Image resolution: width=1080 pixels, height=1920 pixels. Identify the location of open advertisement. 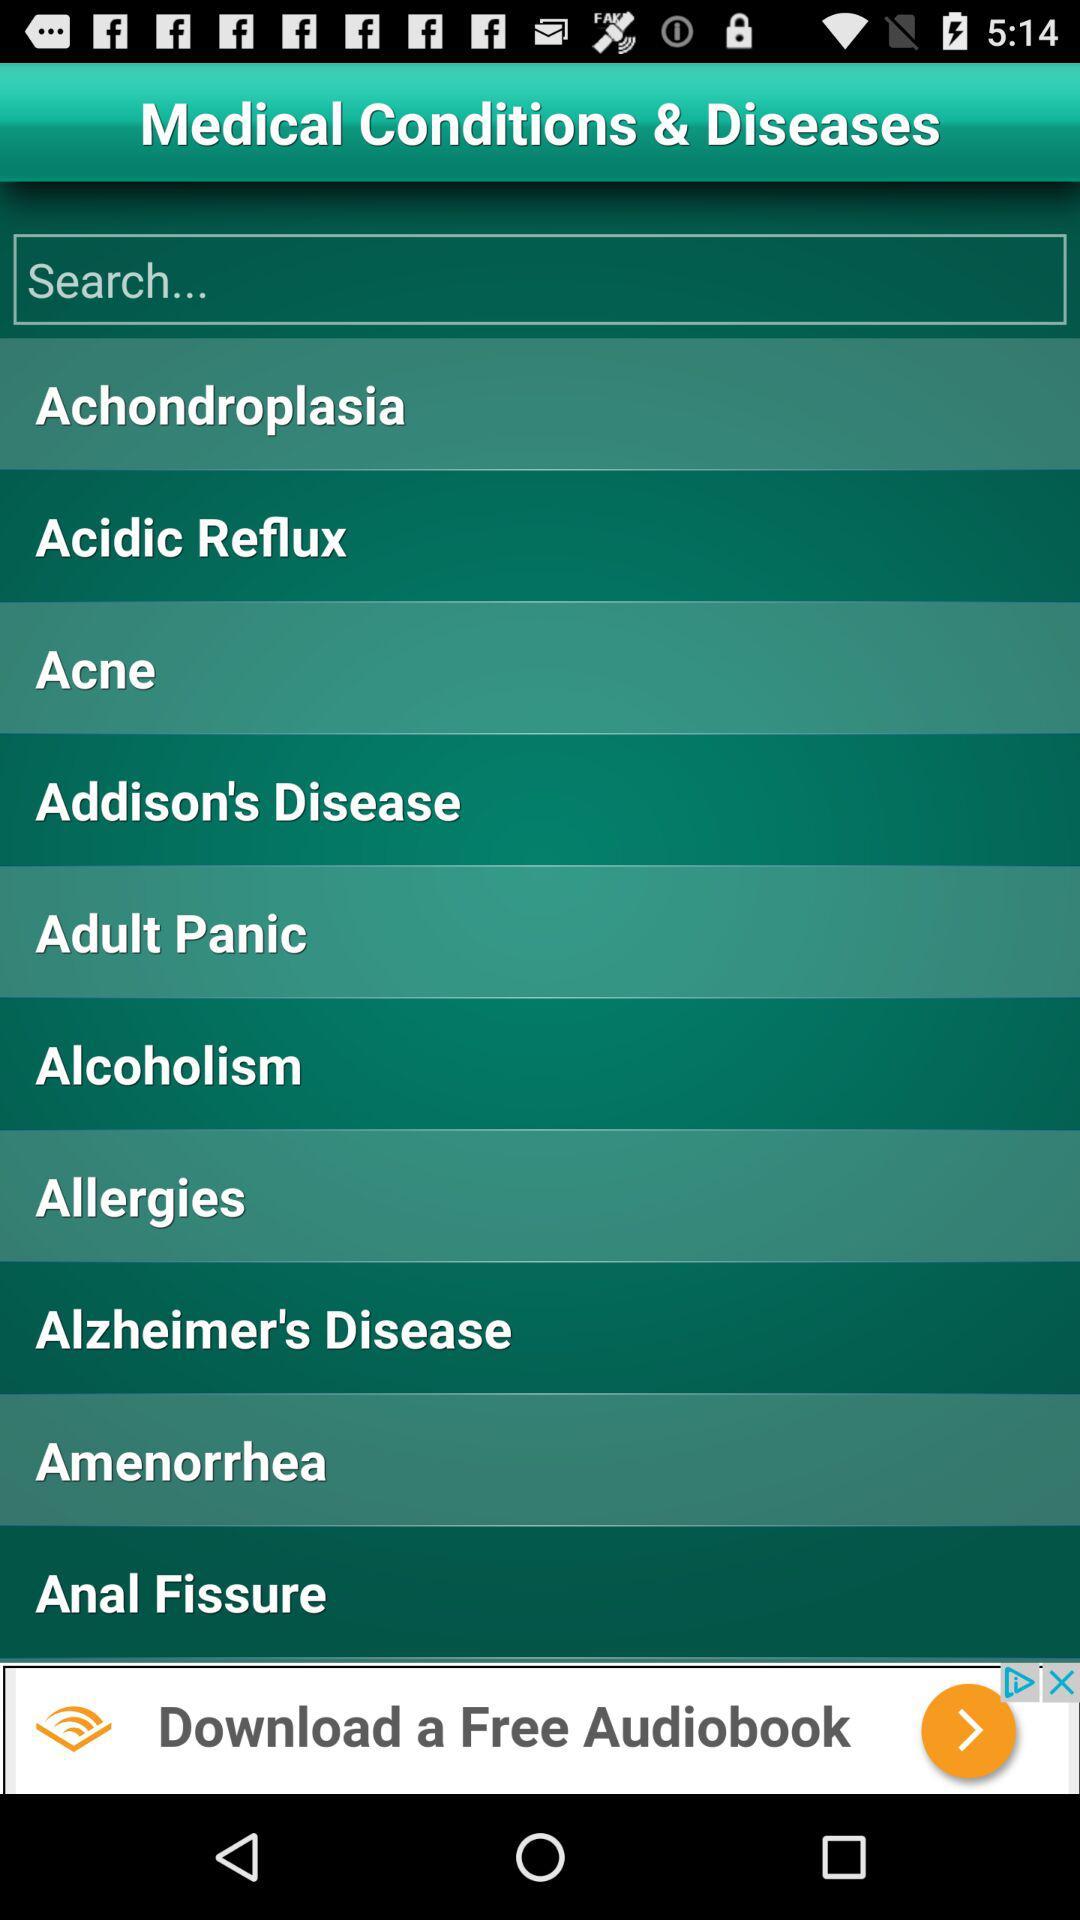
(540, 1727).